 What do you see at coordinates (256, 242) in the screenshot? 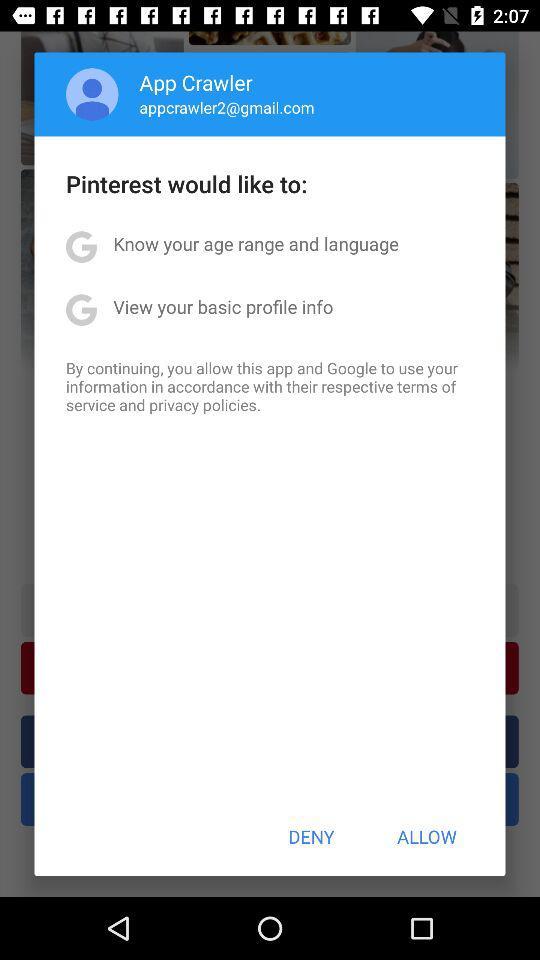
I see `the item above view your basic item` at bounding box center [256, 242].